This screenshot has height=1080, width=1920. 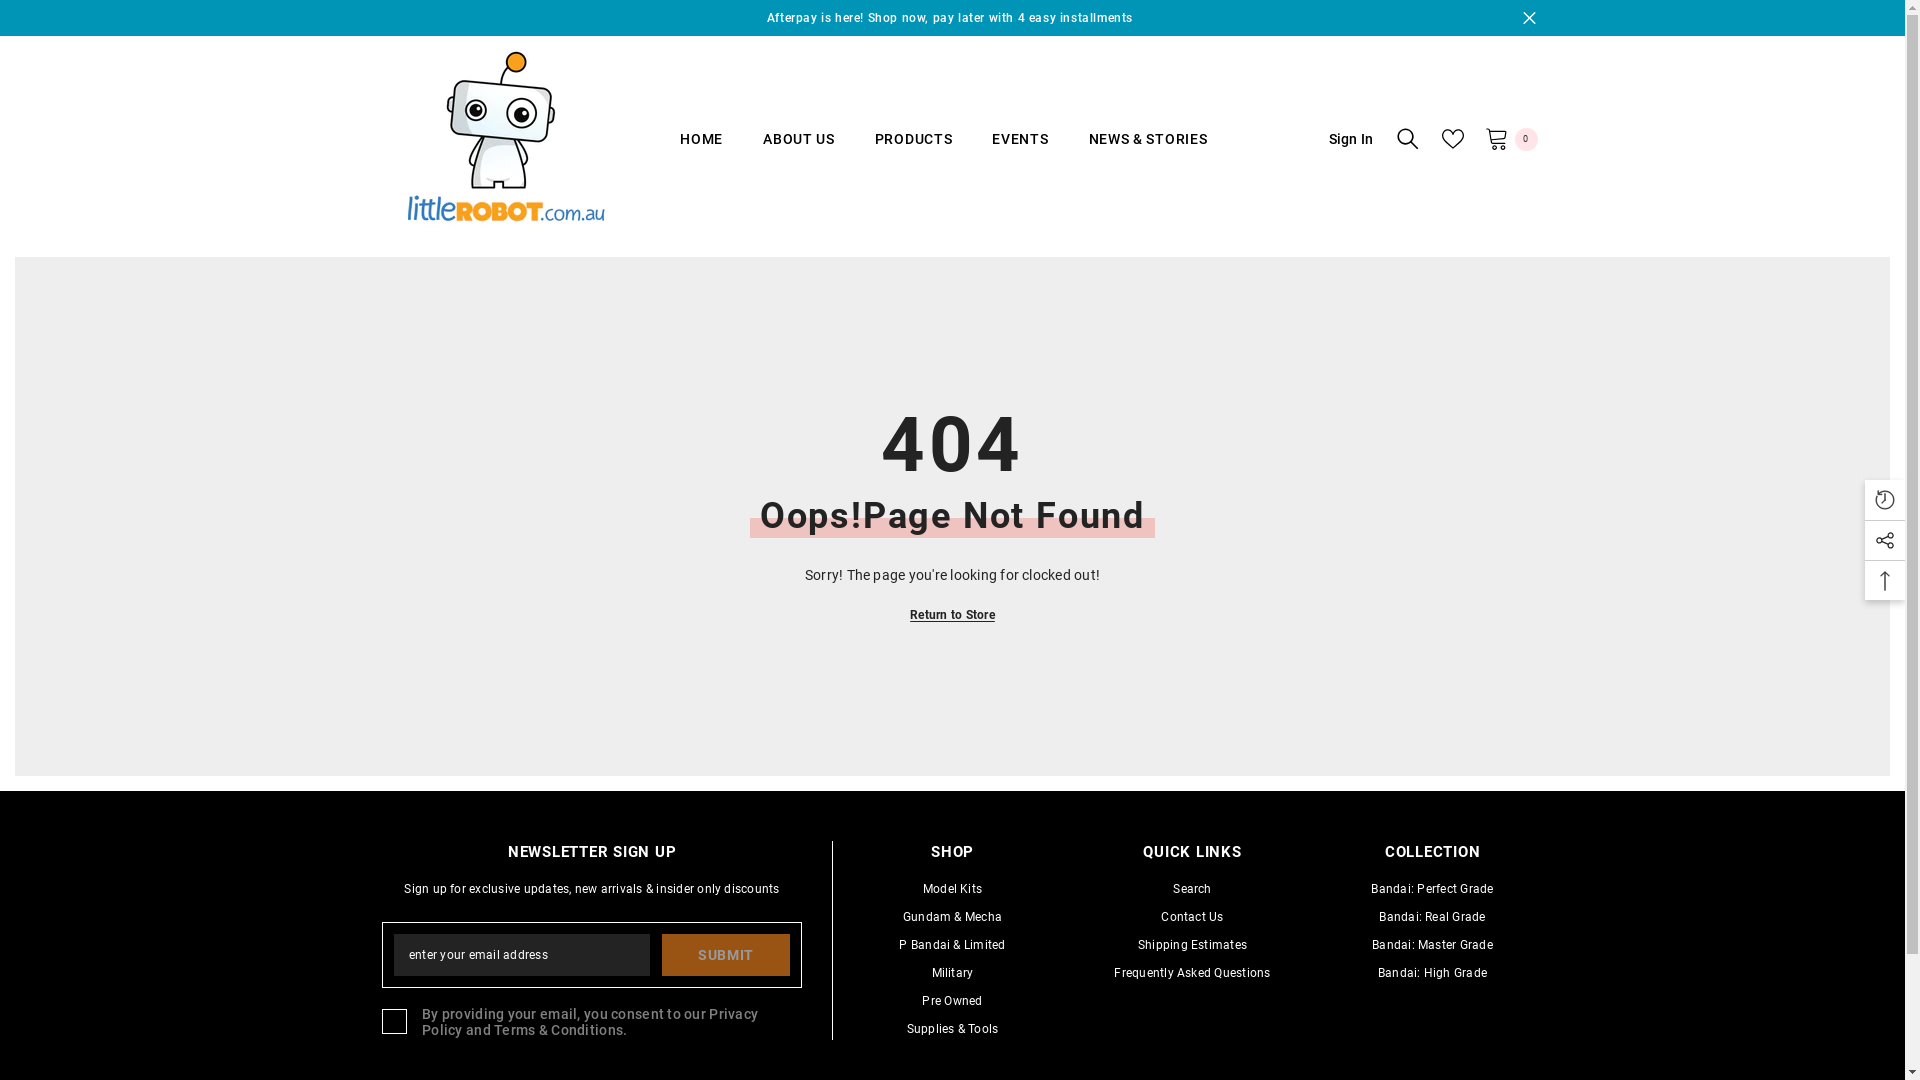 What do you see at coordinates (1137, 945) in the screenshot?
I see `'Shipping Estimates'` at bounding box center [1137, 945].